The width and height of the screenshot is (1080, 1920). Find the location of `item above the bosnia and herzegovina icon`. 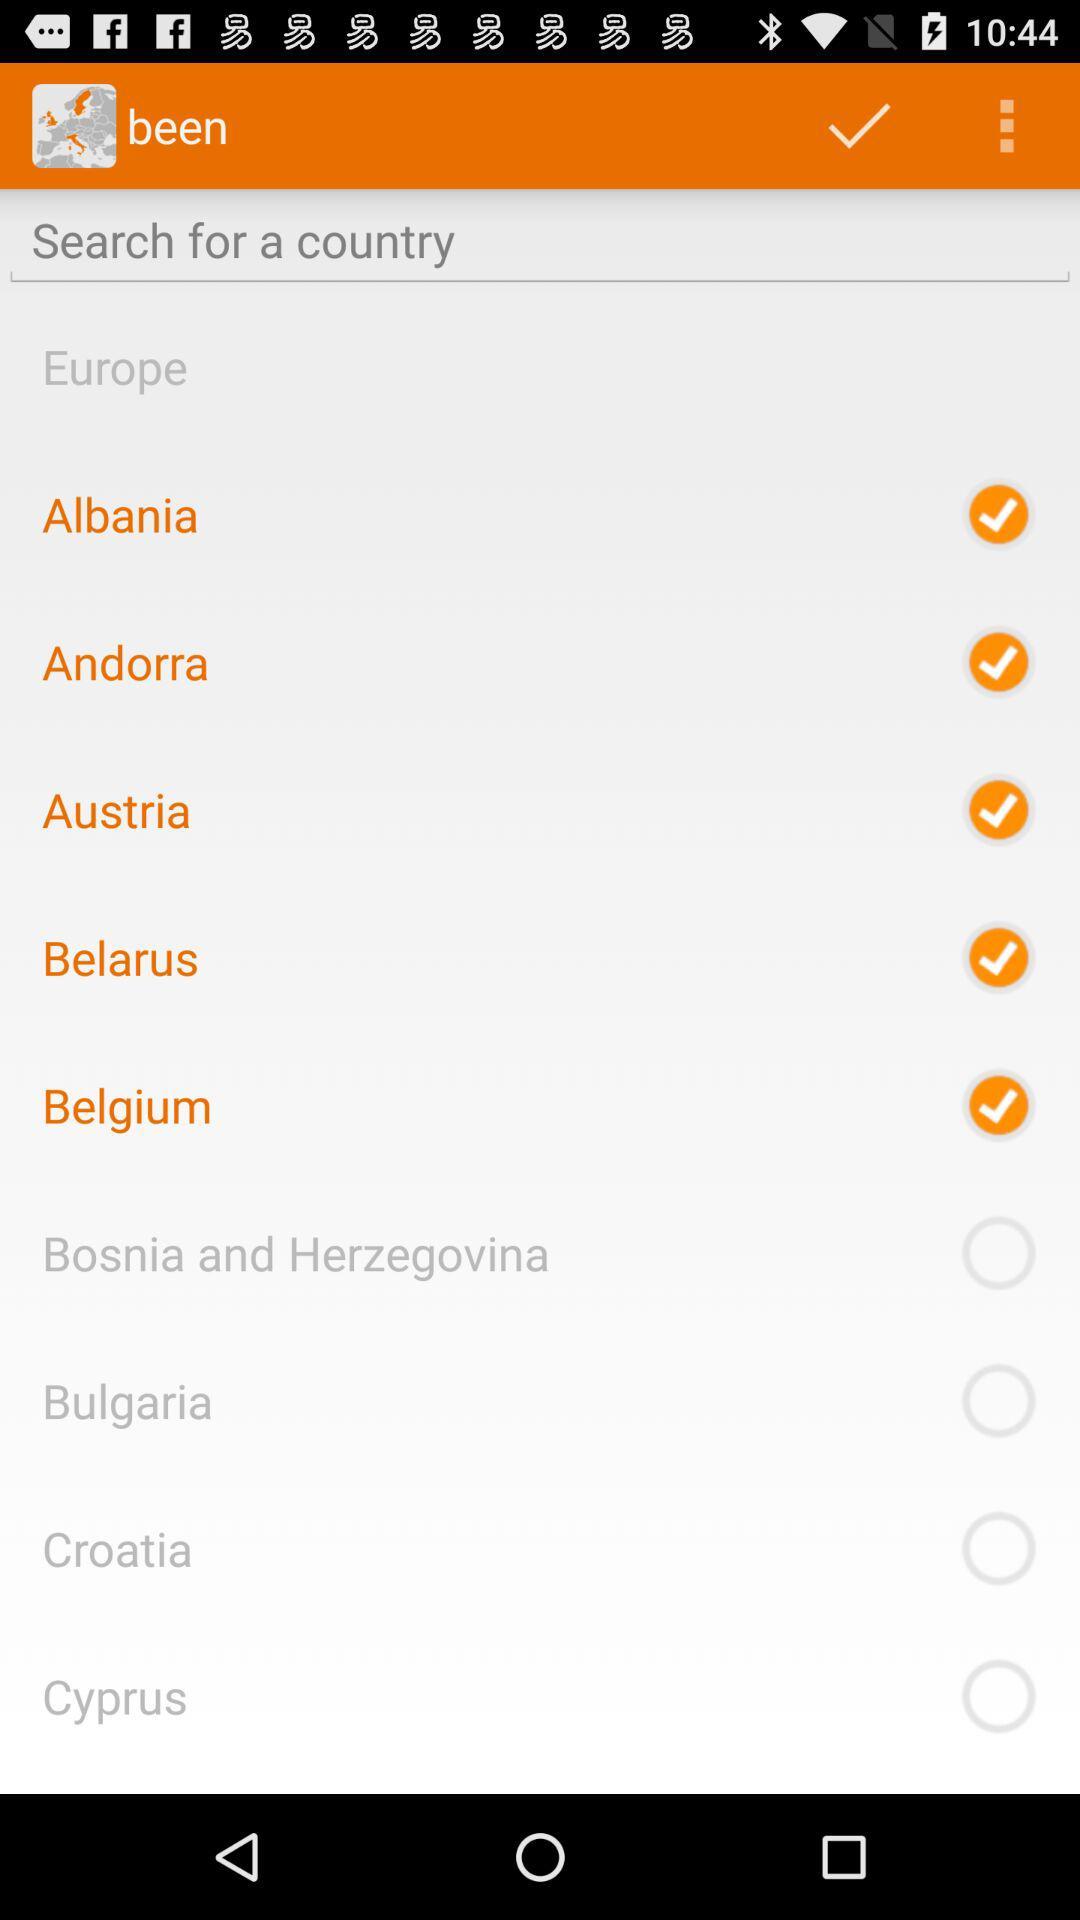

item above the bosnia and herzegovina icon is located at coordinates (127, 1104).